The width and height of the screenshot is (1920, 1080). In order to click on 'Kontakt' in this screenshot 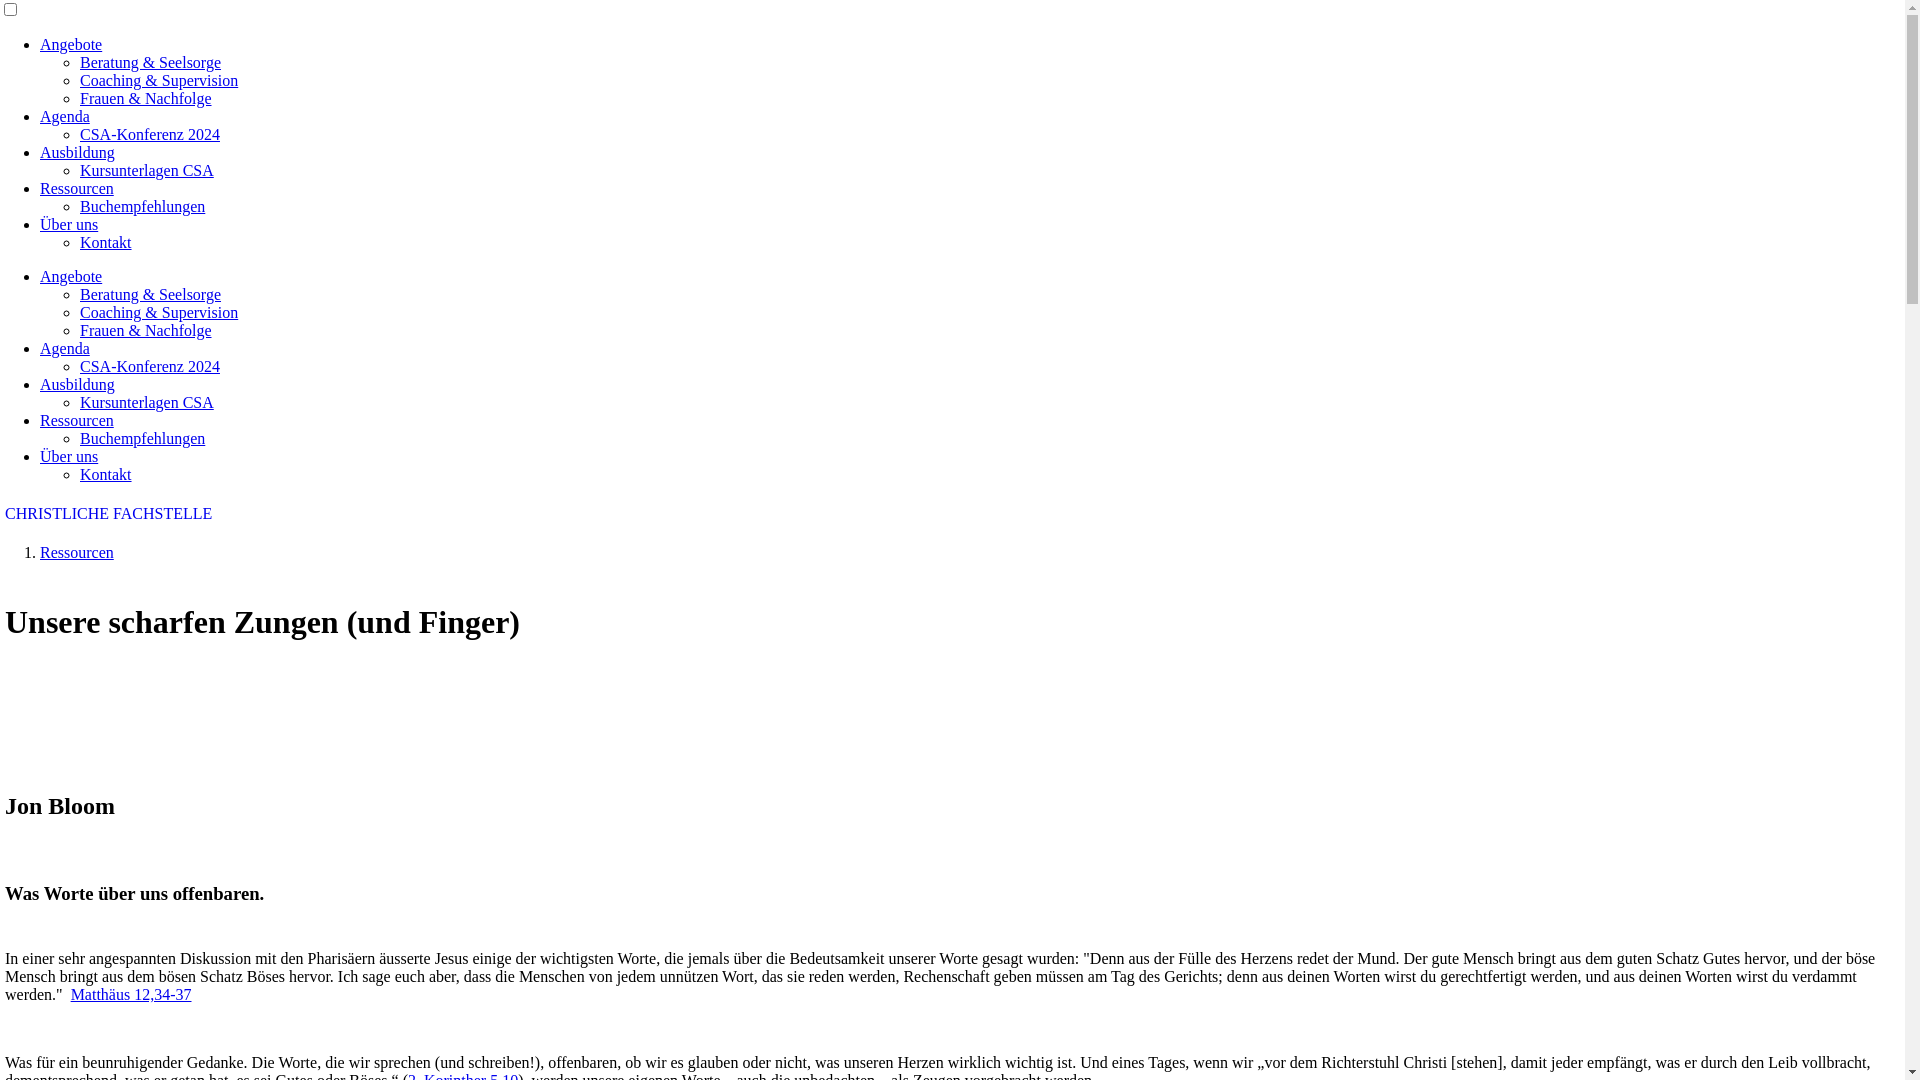, I will do `click(104, 241)`.